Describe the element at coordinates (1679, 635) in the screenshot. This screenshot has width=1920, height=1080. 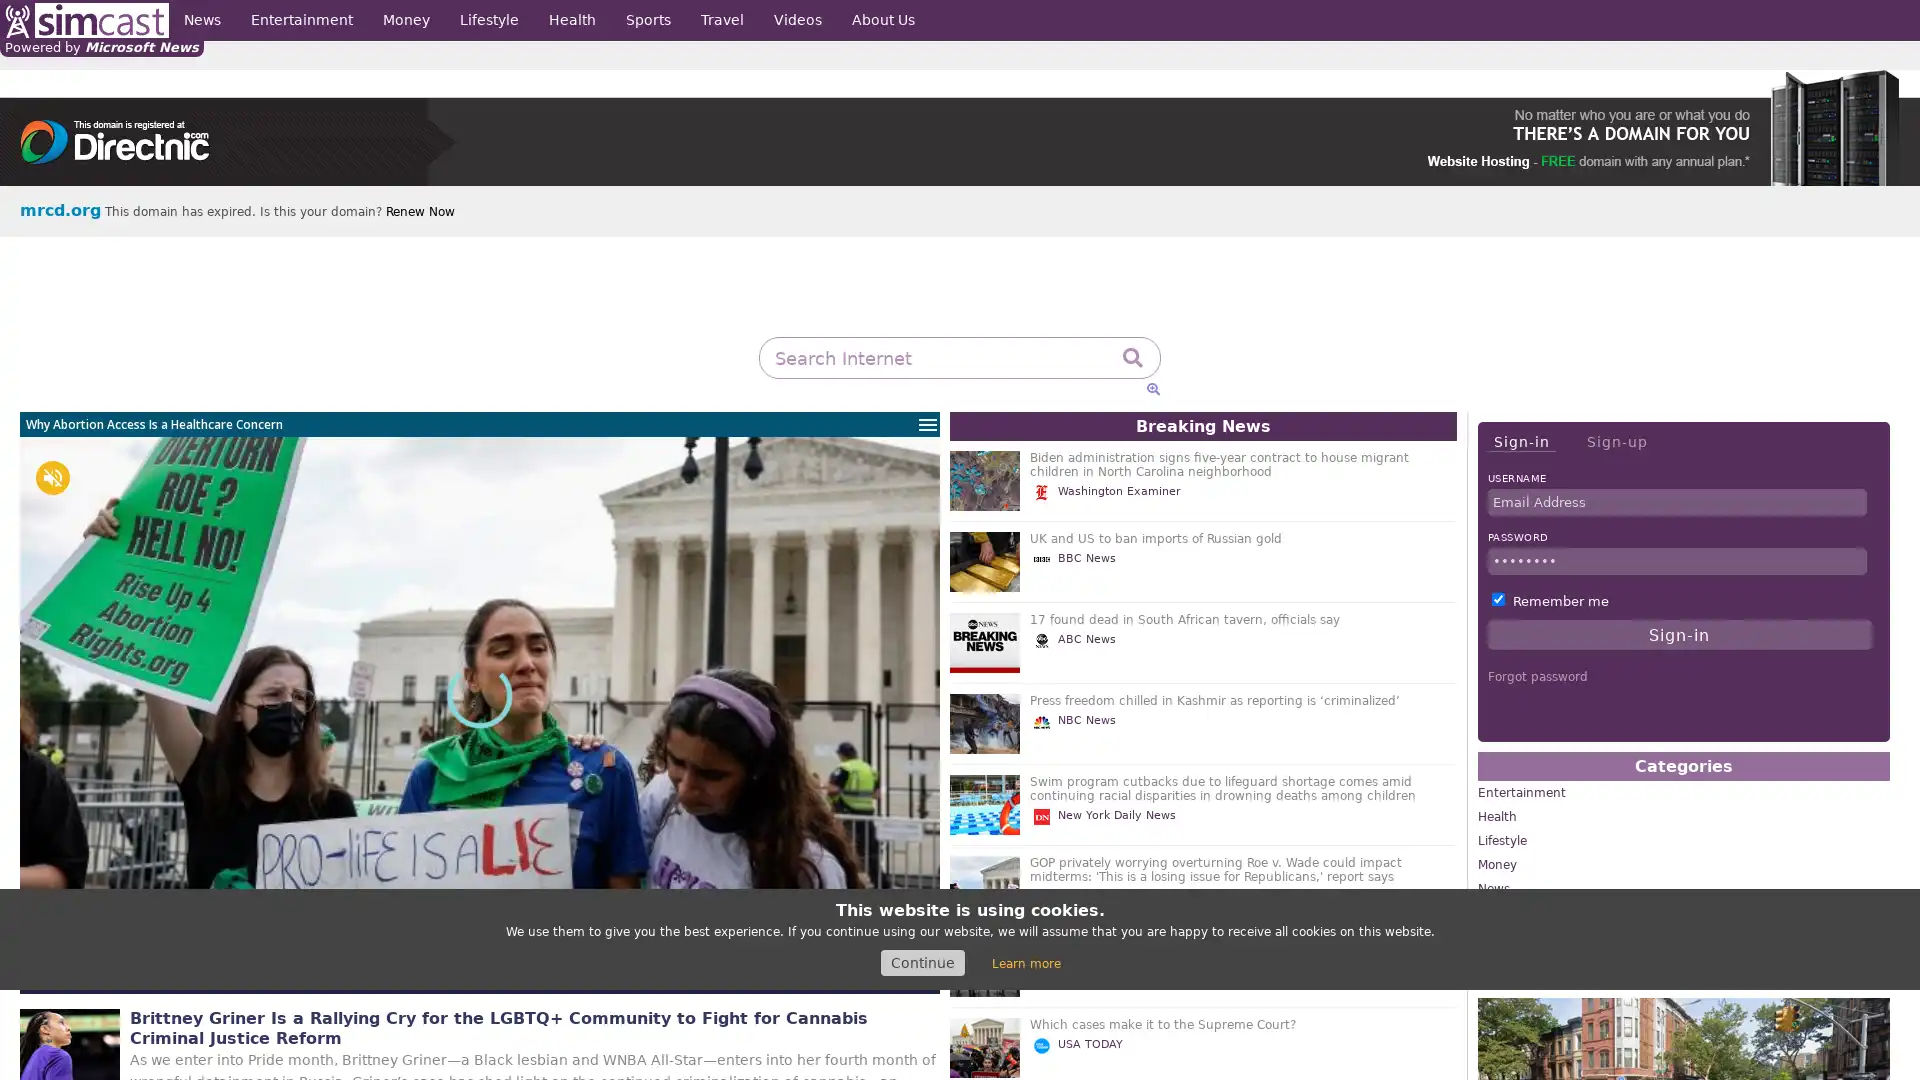
I see `Sign-in` at that location.